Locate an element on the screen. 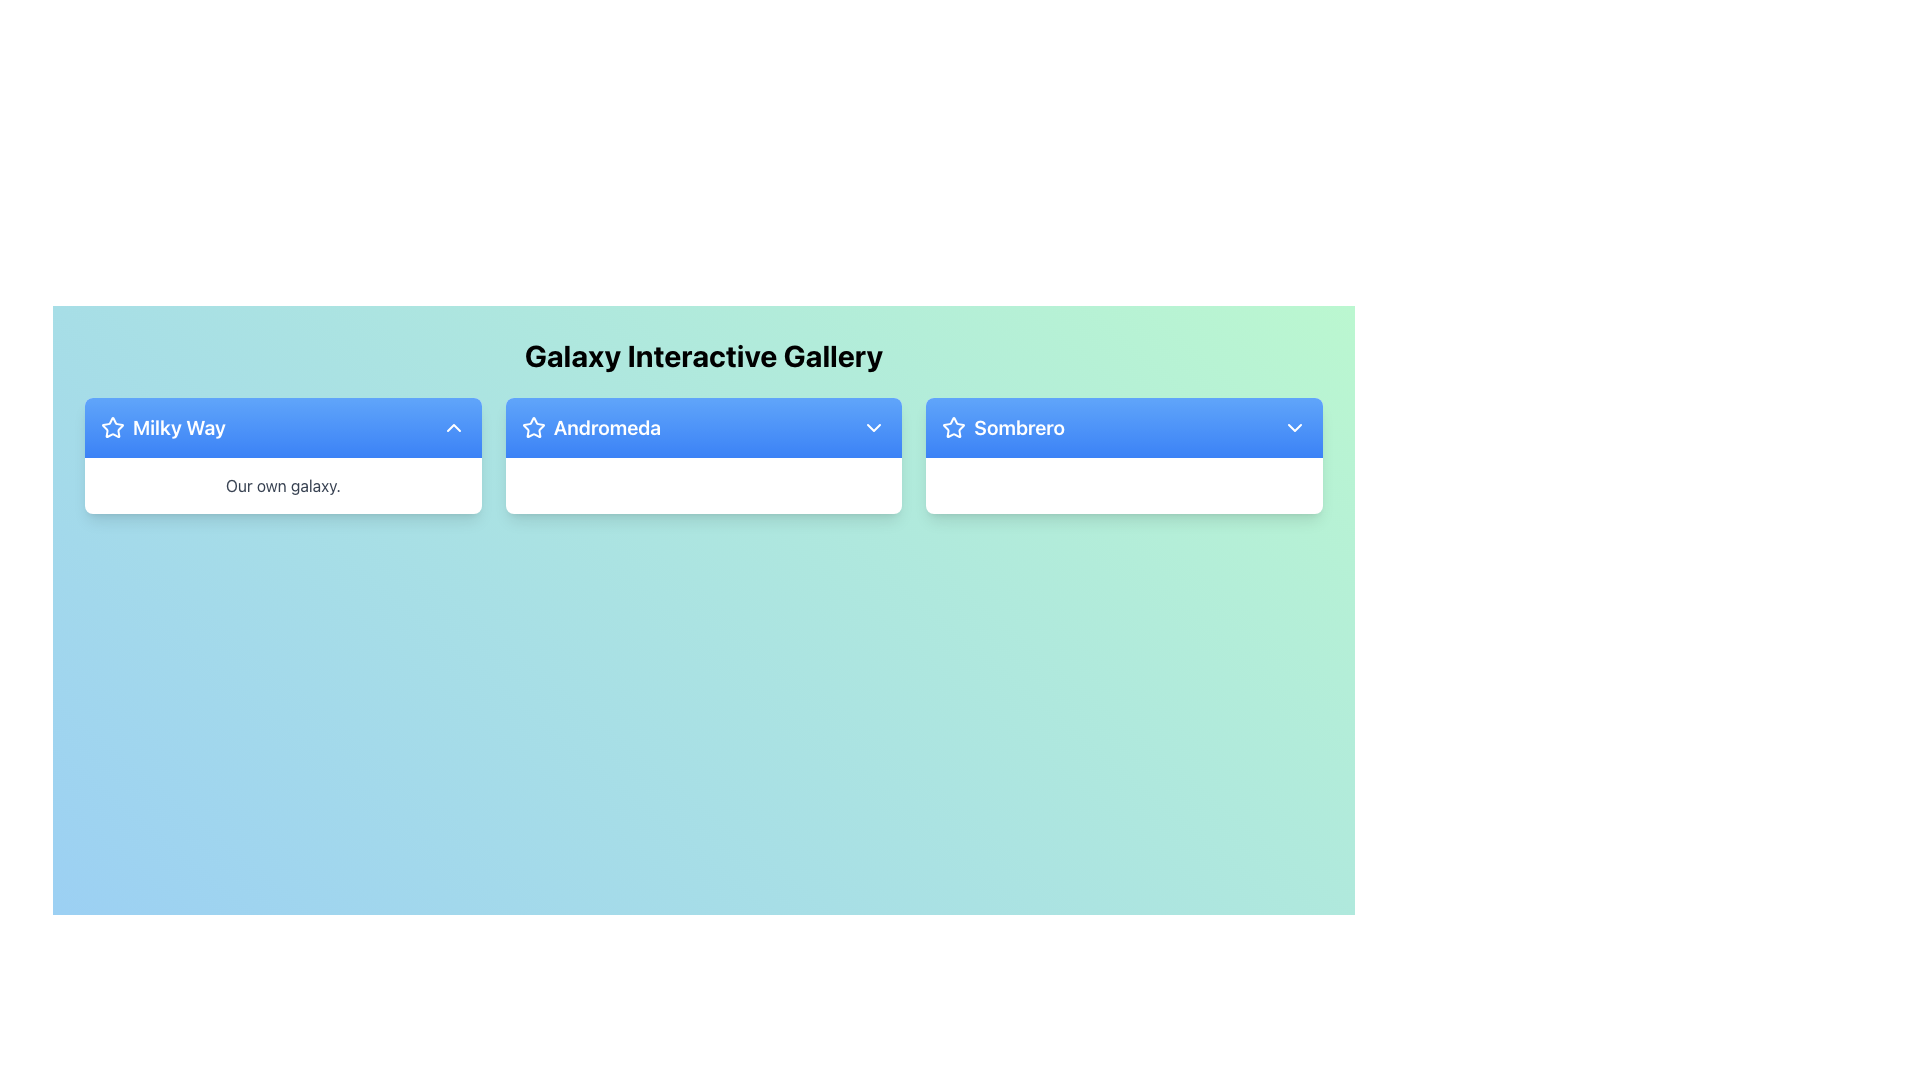  on the Andromeda card, which is the second card in a grid of three is located at coordinates (704, 455).